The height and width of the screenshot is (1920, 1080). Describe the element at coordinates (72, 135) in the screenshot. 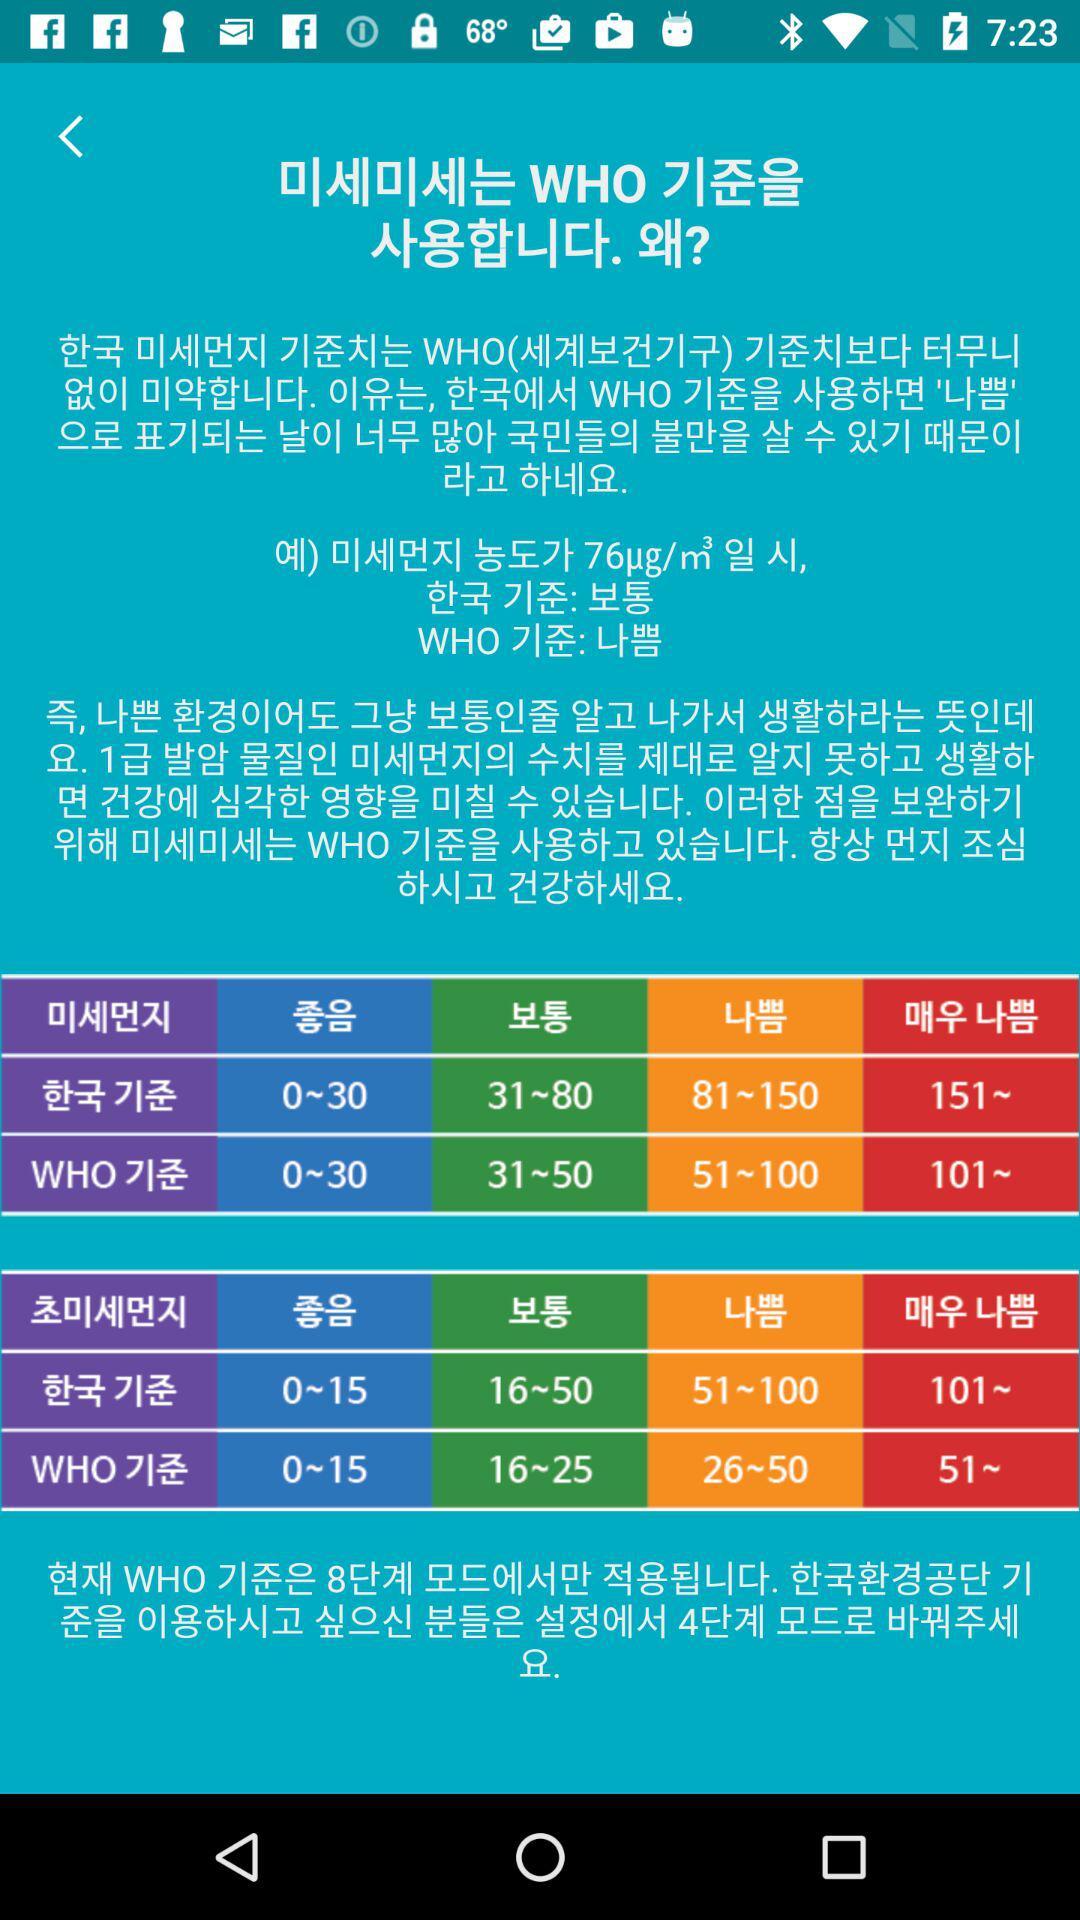

I see `the arrow_backward icon` at that location.